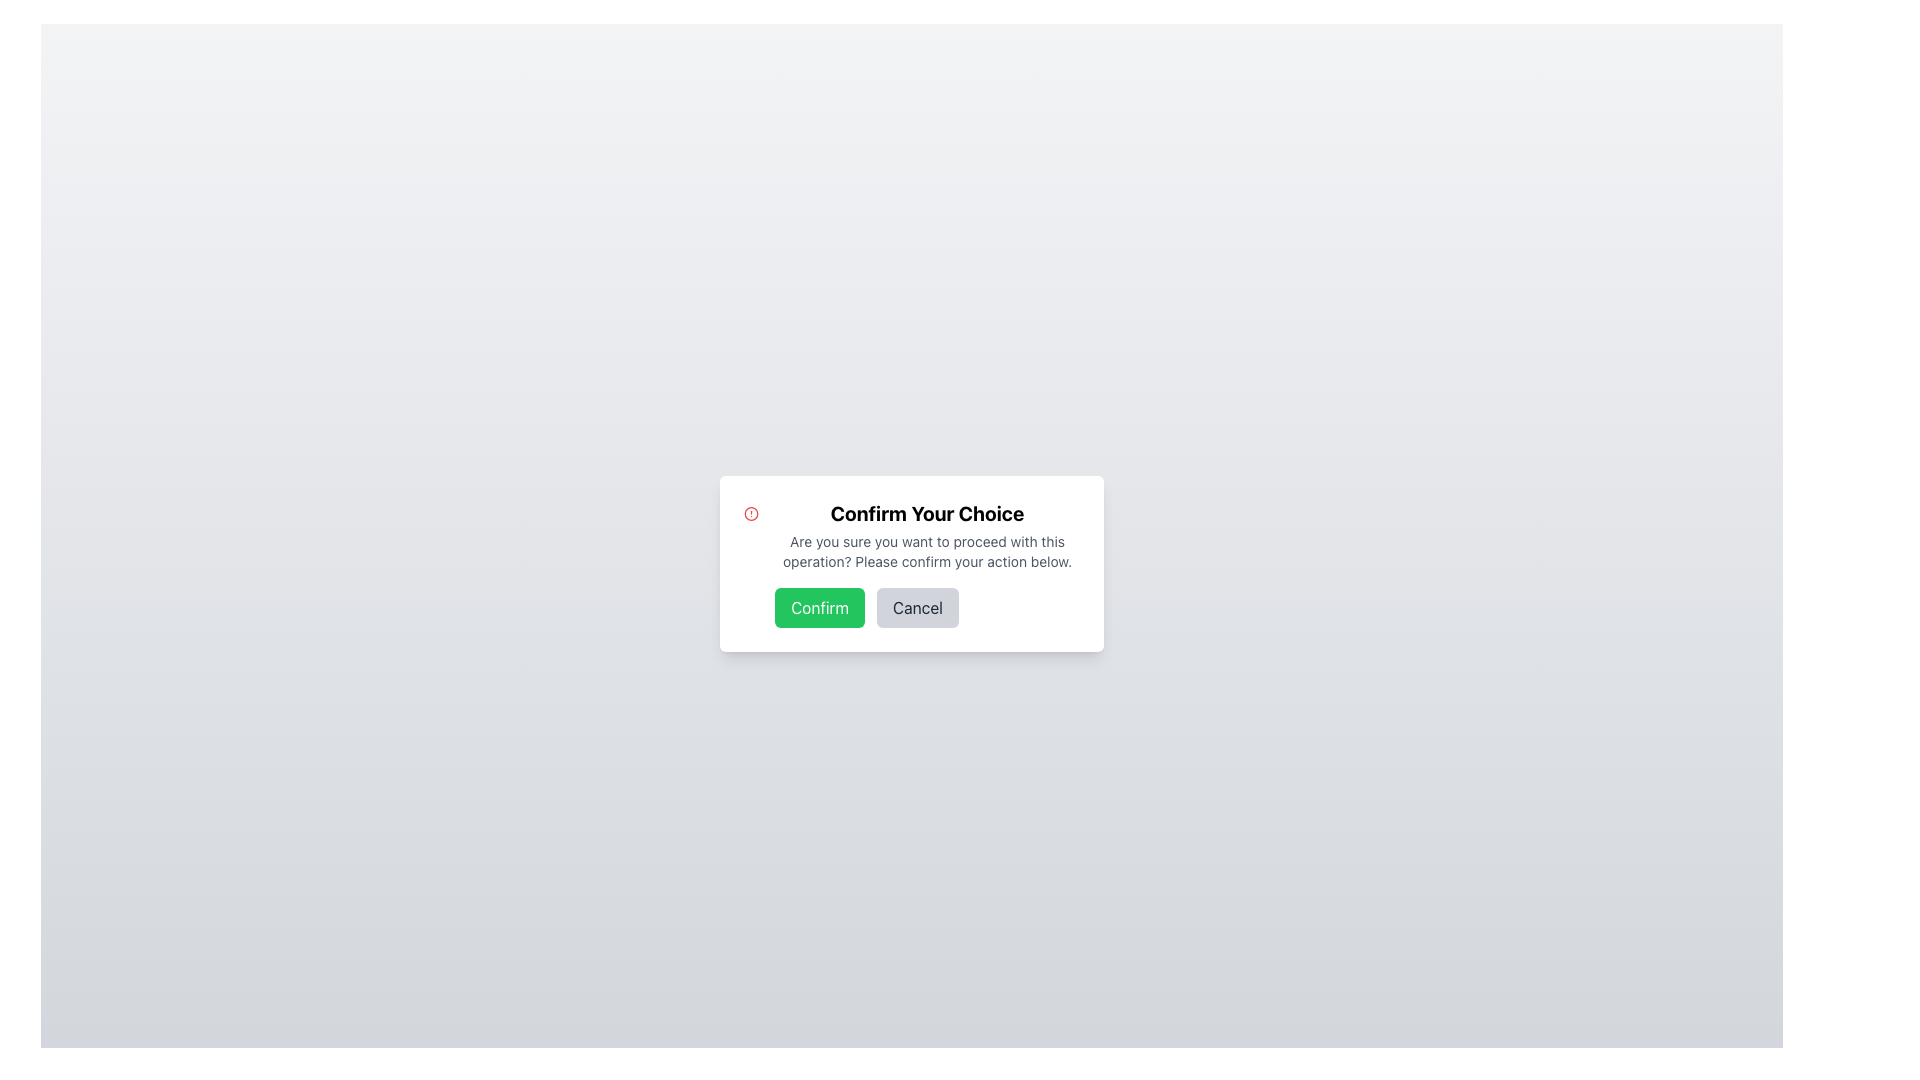  What do you see at coordinates (916, 607) in the screenshot?
I see `the cancel button, which is the second button in a modal dialog positioned to the right of the confirm button, to observe the hover effect` at bounding box center [916, 607].